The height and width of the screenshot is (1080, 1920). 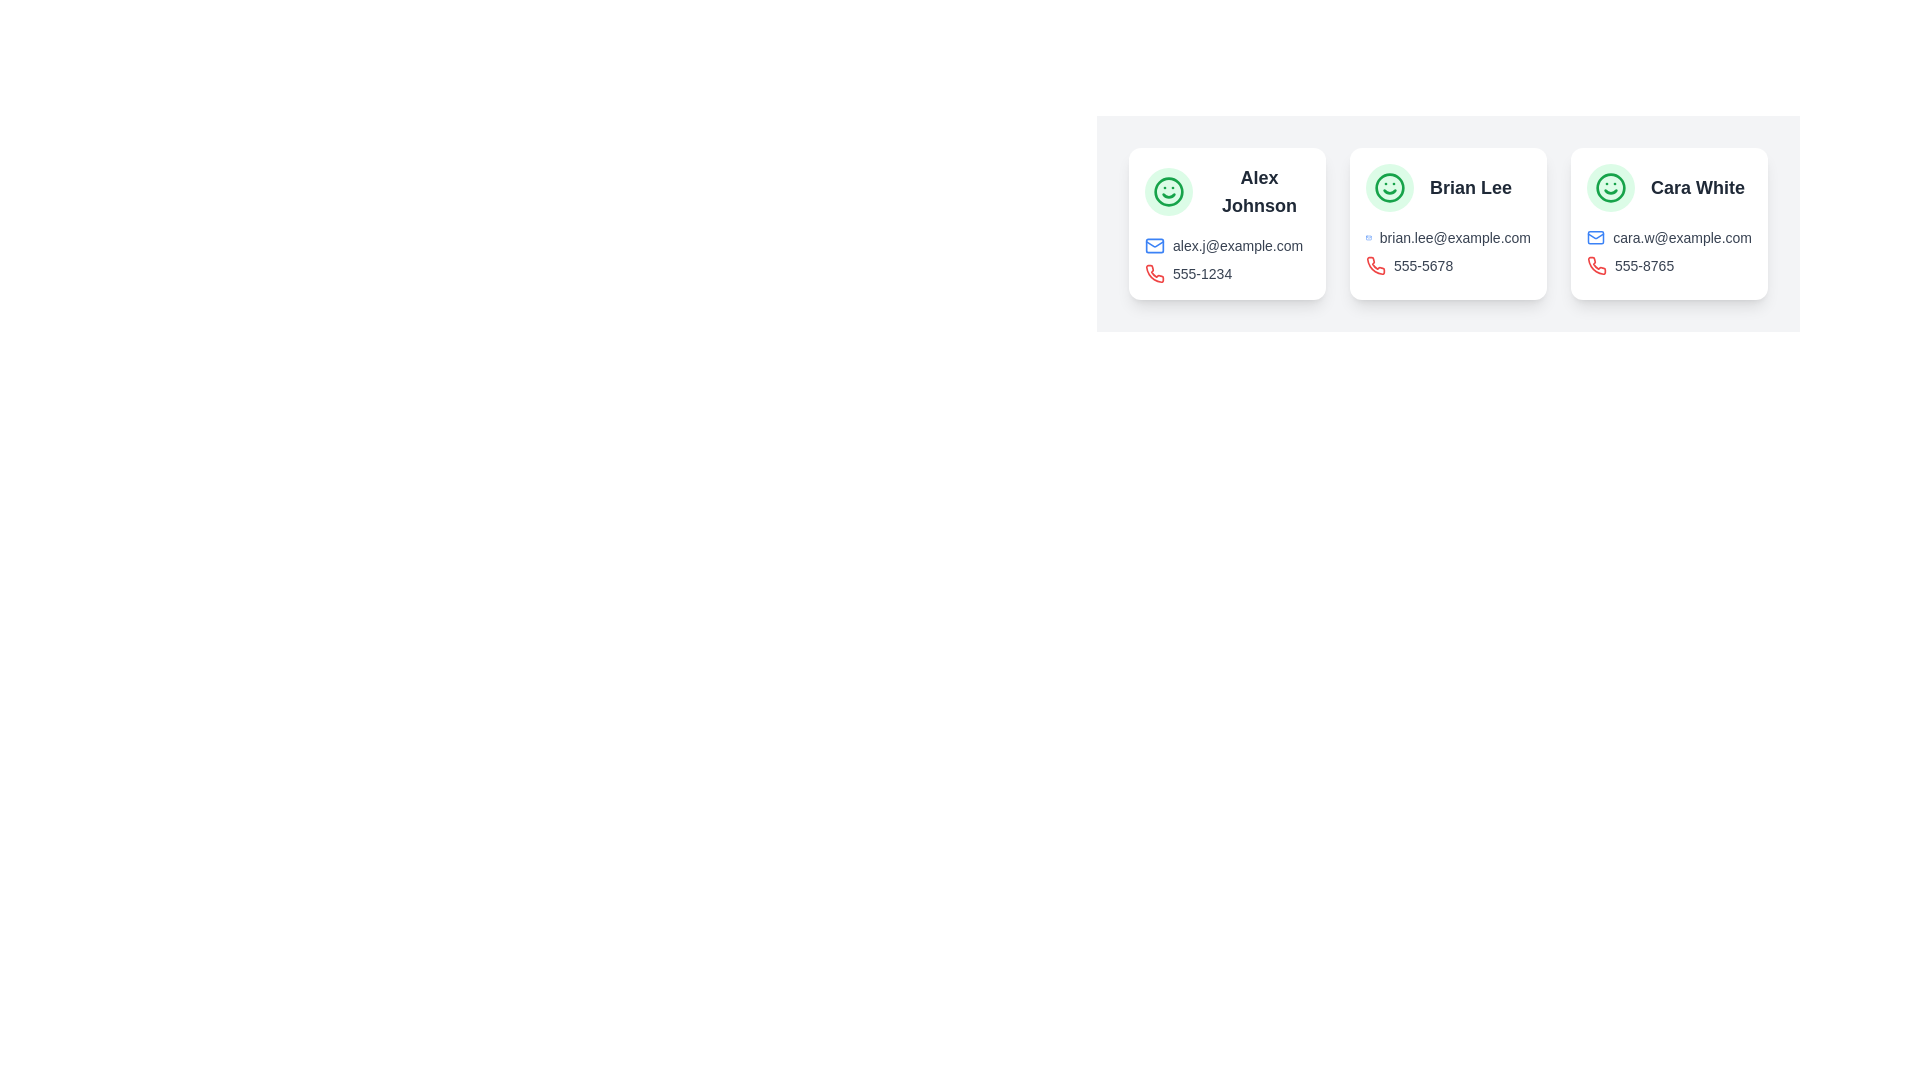 What do you see at coordinates (1389, 188) in the screenshot?
I see `the green circular smiley face icon located at the upper-left corner of Brian Lee's profile card` at bounding box center [1389, 188].